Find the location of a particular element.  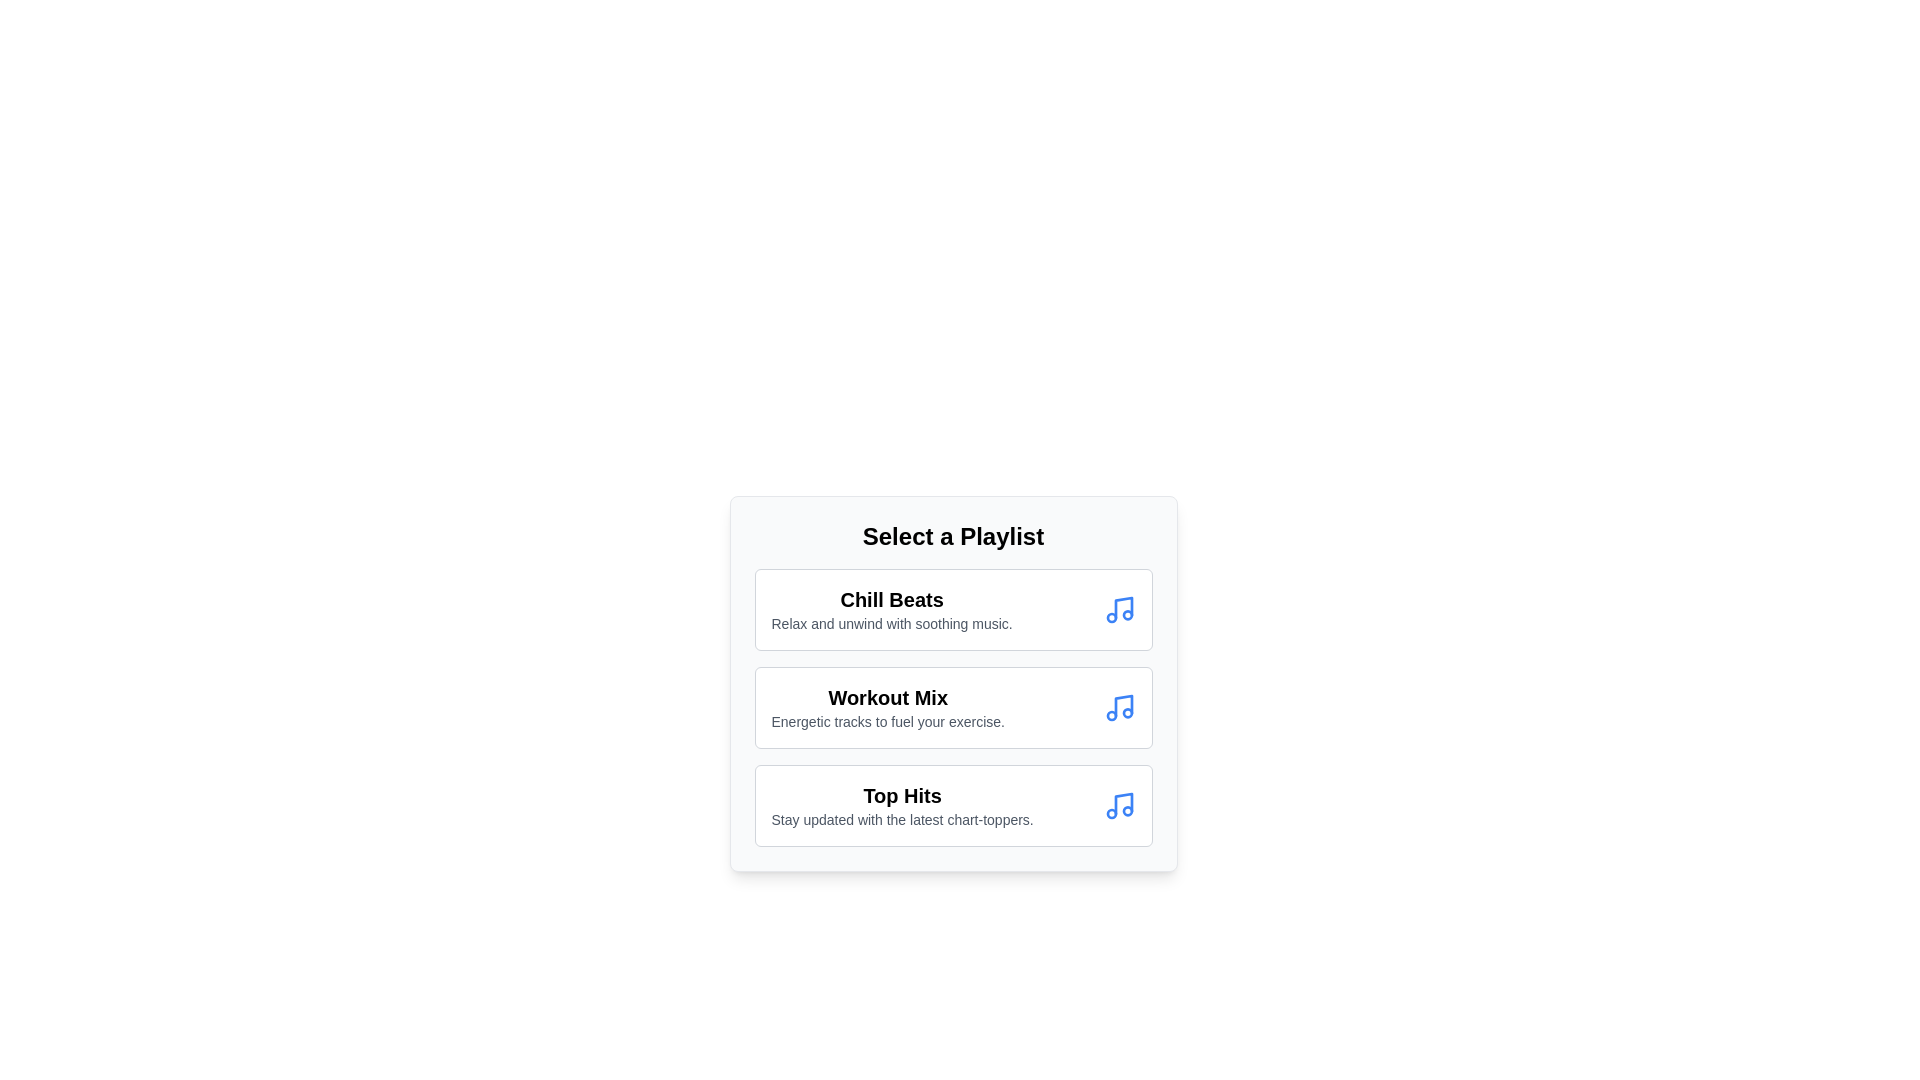

to select the 'Workout Mix' playlist option, which includes the text 'Energetic tracks to fuel your exercise.' and a blue musical note icon, located in the list under 'Select a Playlist.' is located at coordinates (952, 707).